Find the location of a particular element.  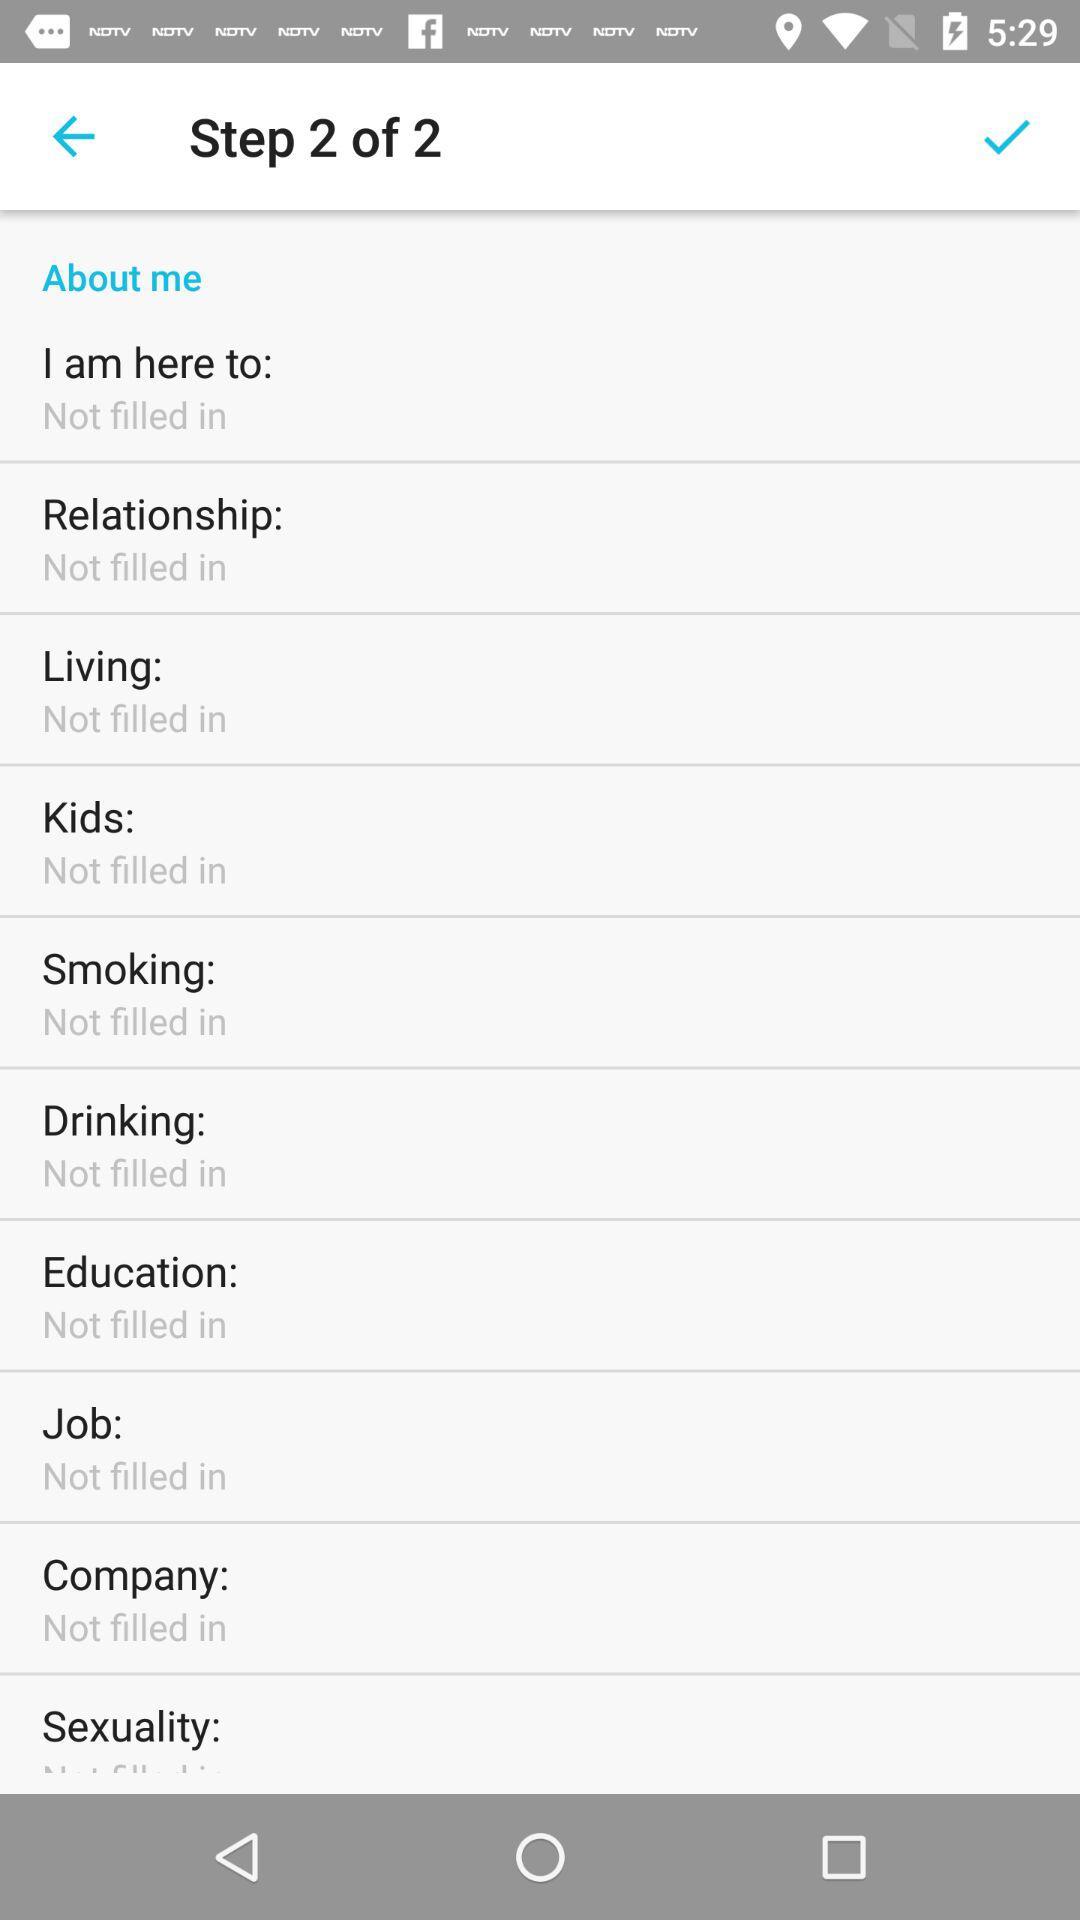

previous page is located at coordinates (72, 135).